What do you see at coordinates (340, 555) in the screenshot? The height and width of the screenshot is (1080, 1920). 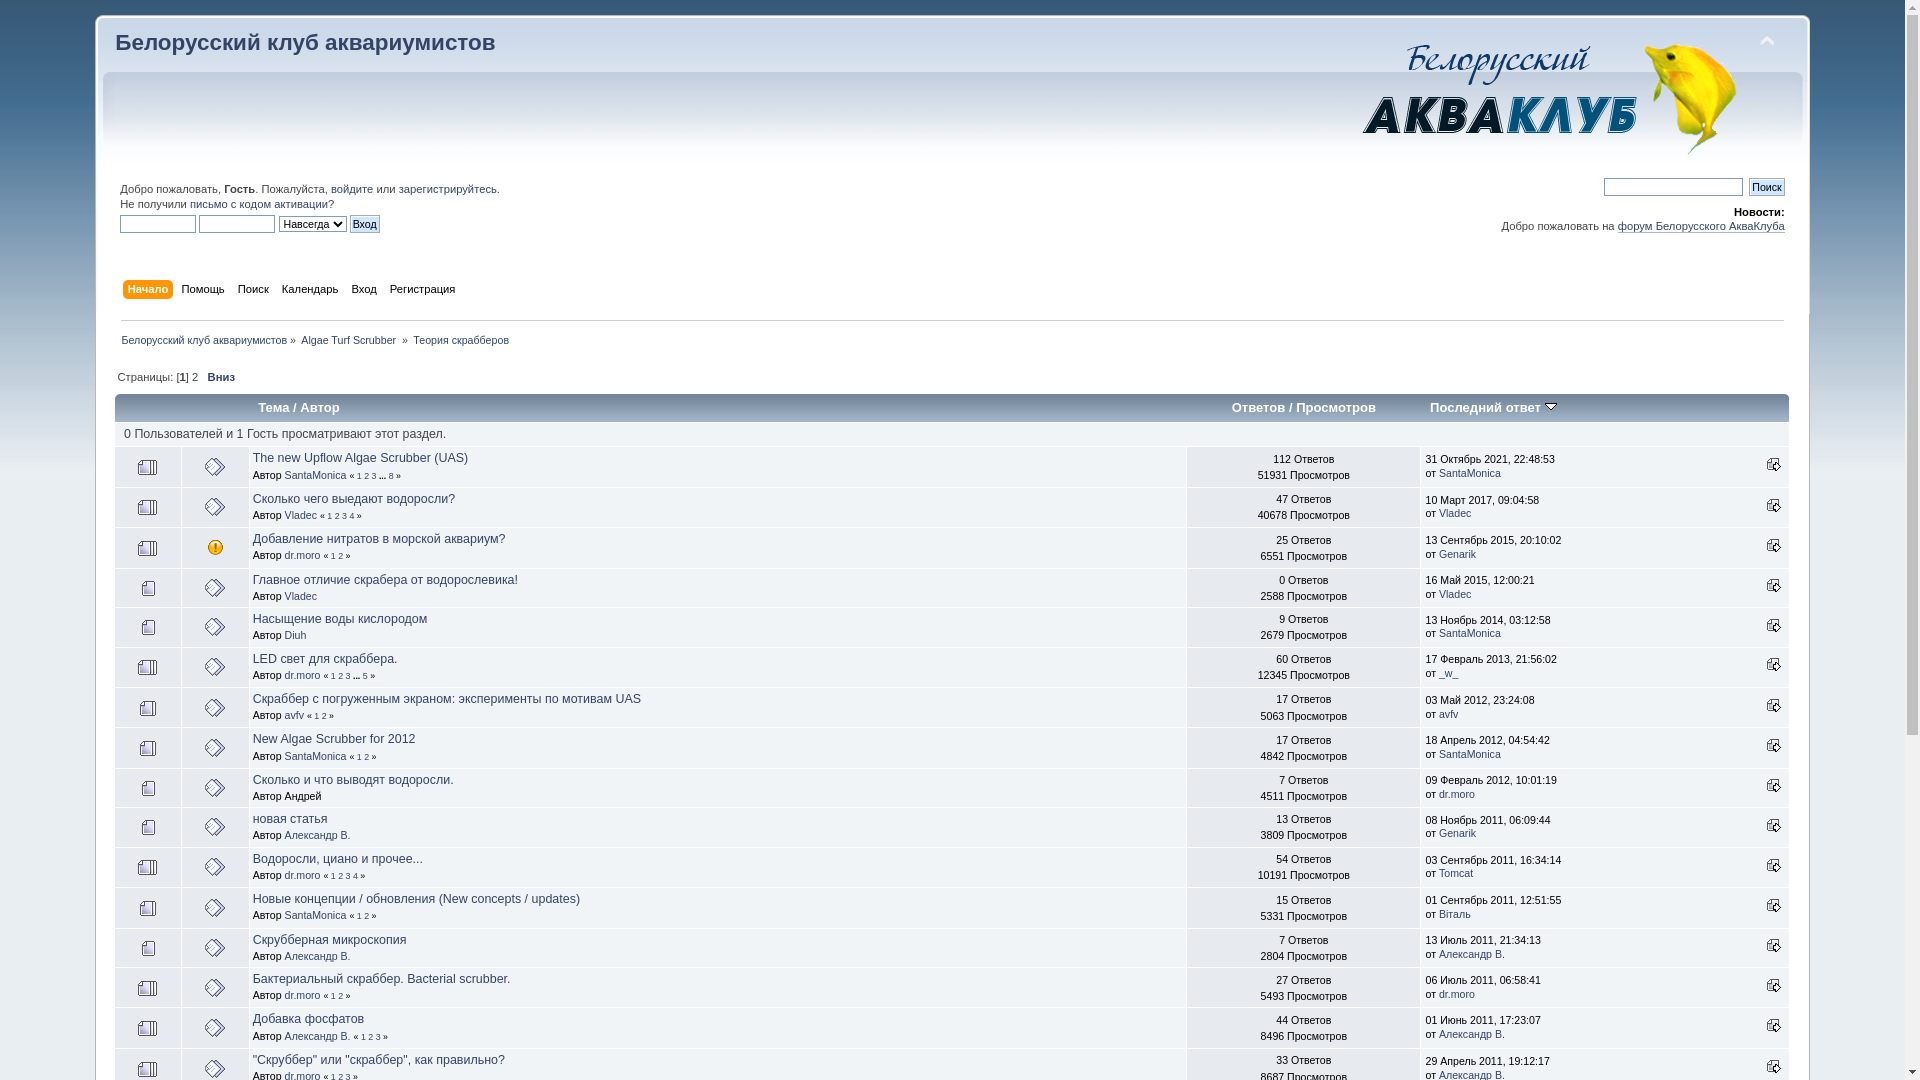 I see `'2'` at bounding box center [340, 555].